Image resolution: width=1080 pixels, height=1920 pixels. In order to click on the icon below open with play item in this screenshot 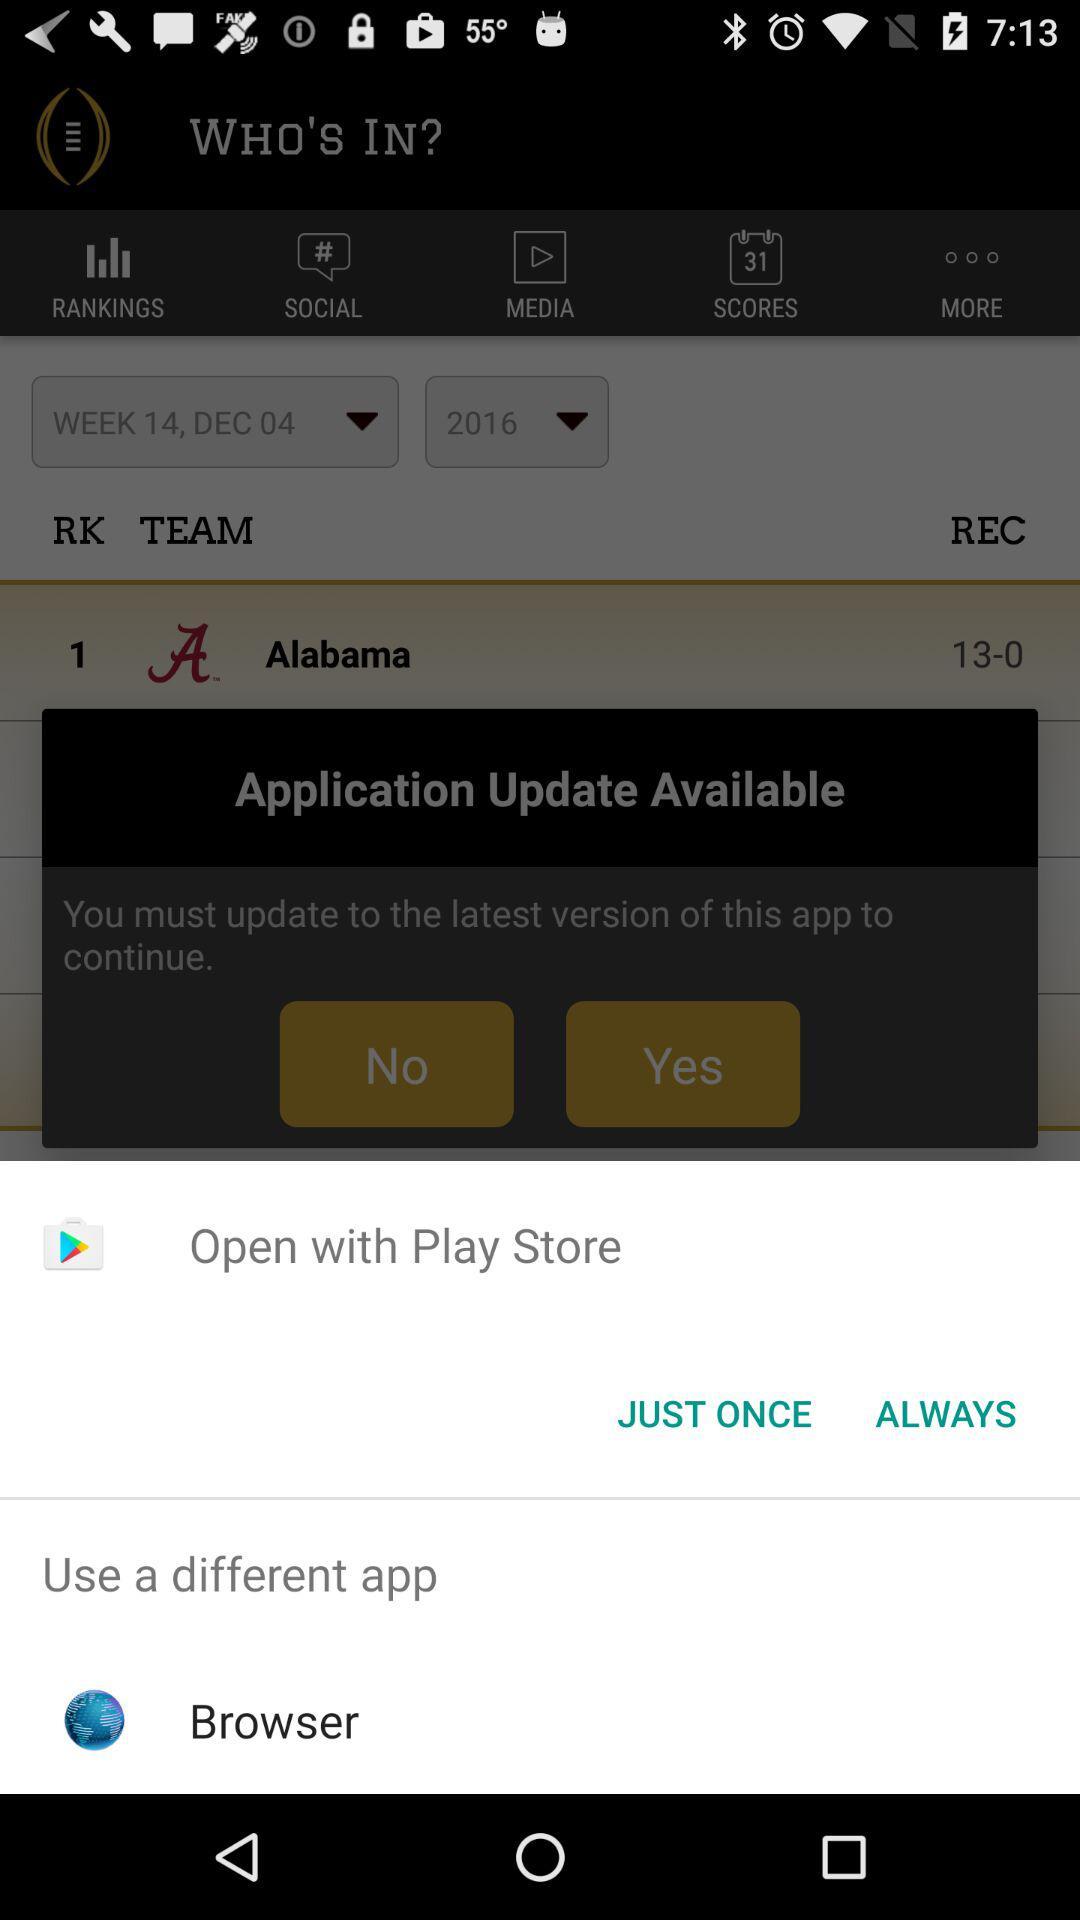, I will do `click(945, 1411)`.